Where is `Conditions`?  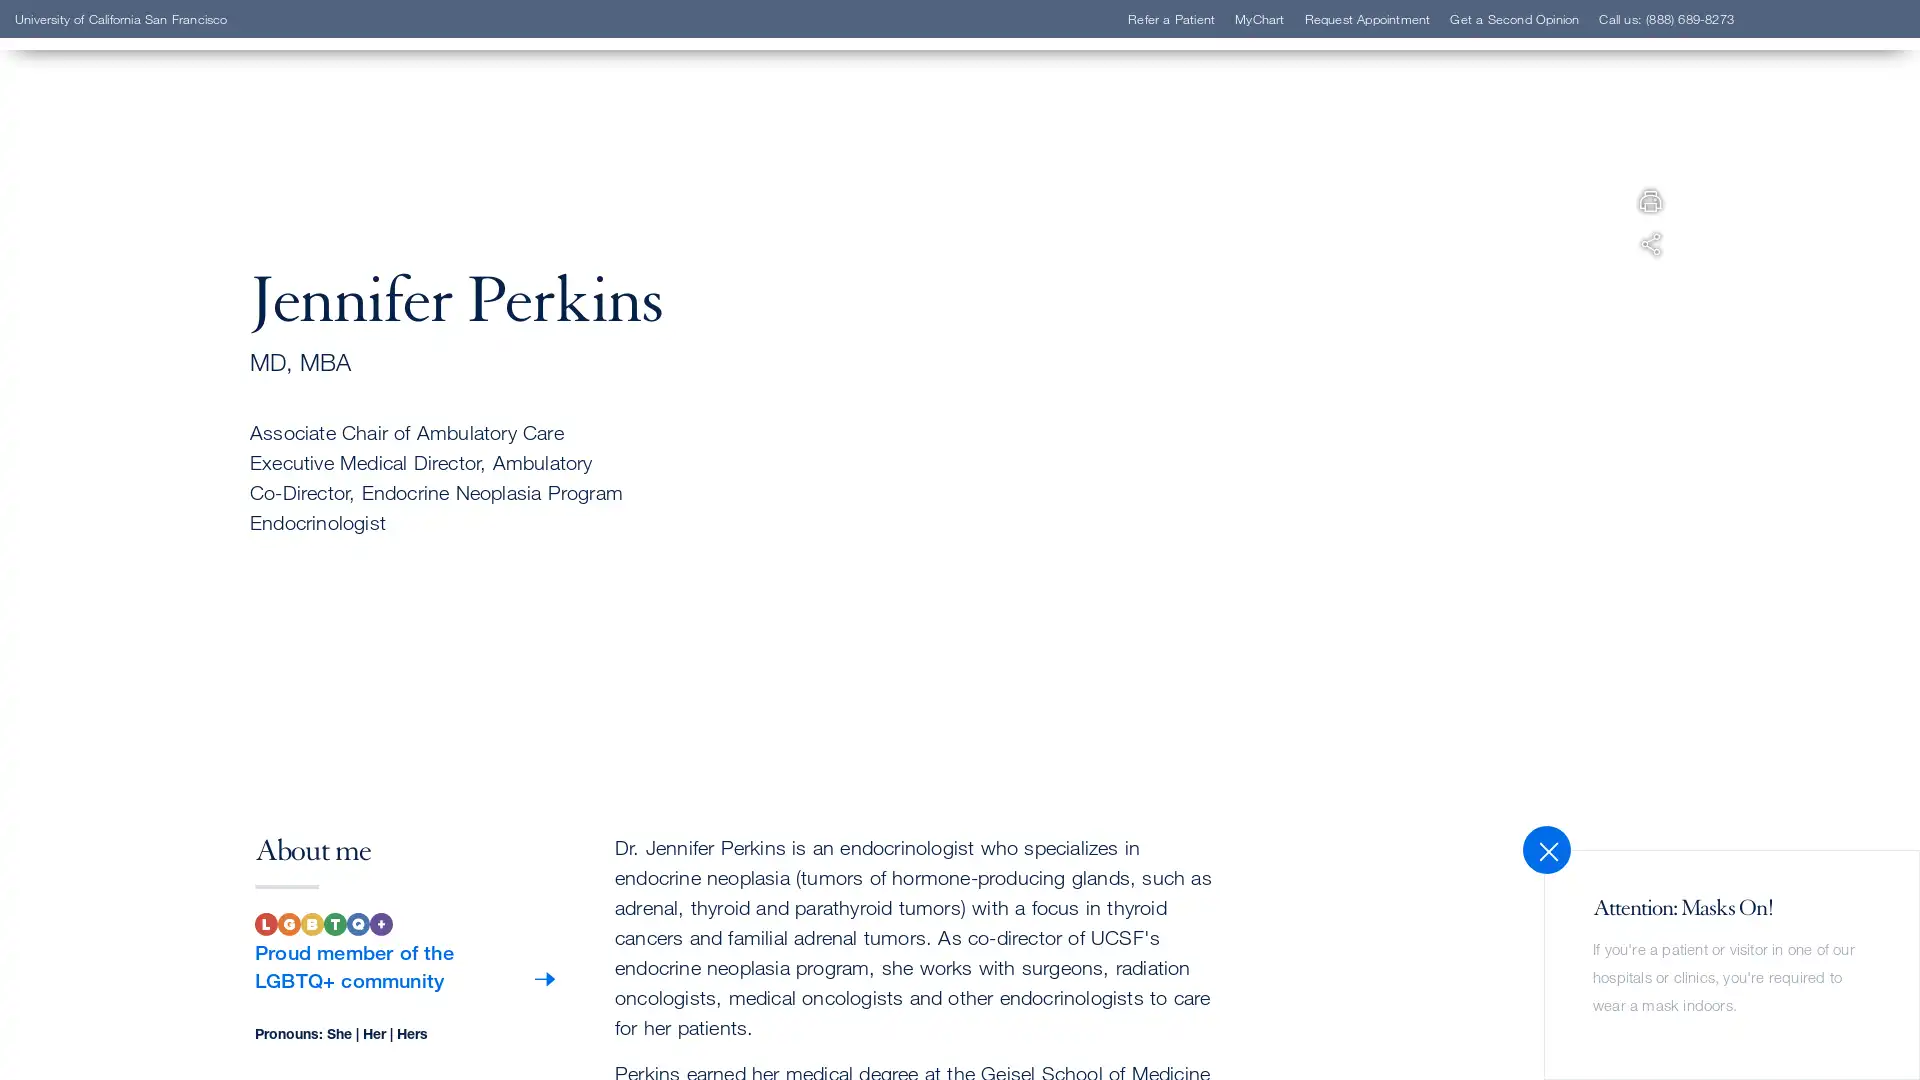
Conditions is located at coordinates (126, 385).